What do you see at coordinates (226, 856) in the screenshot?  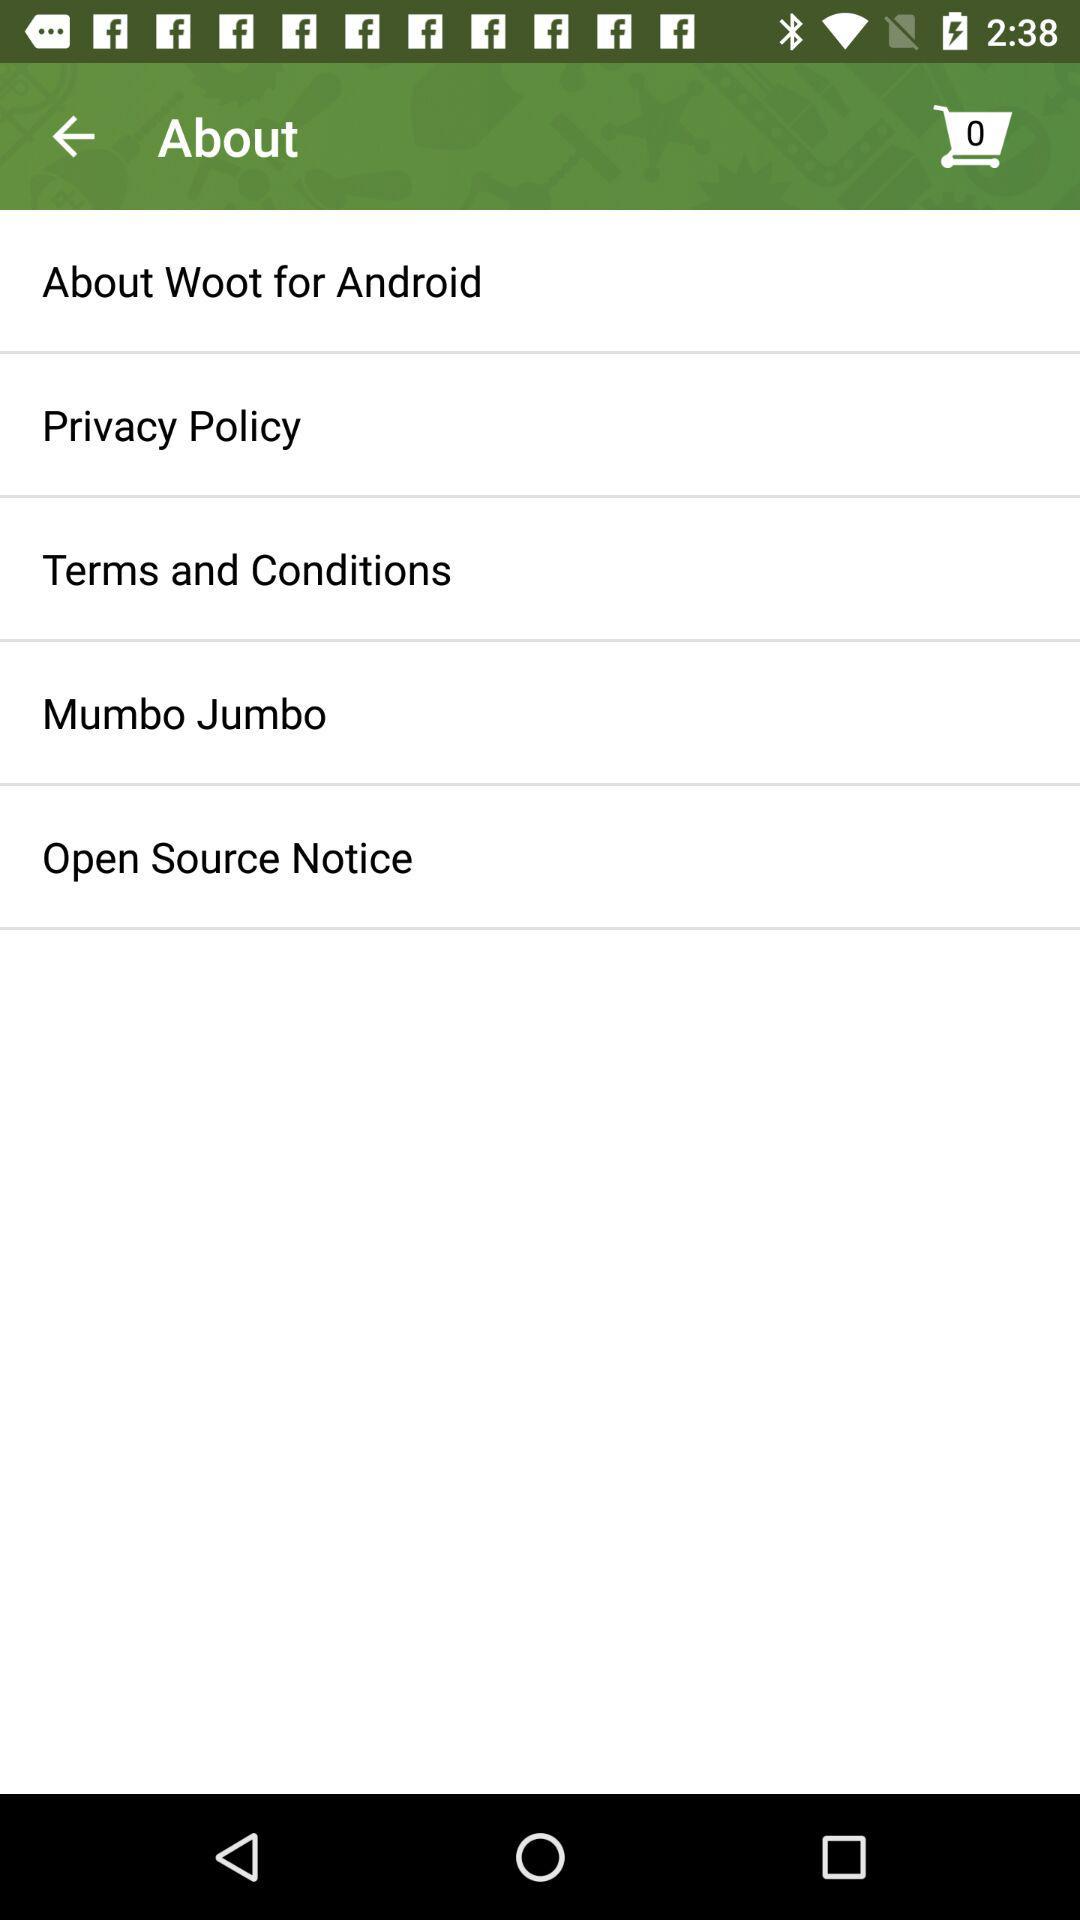 I see `icon below mumbo jumbo item` at bounding box center [226, 856].